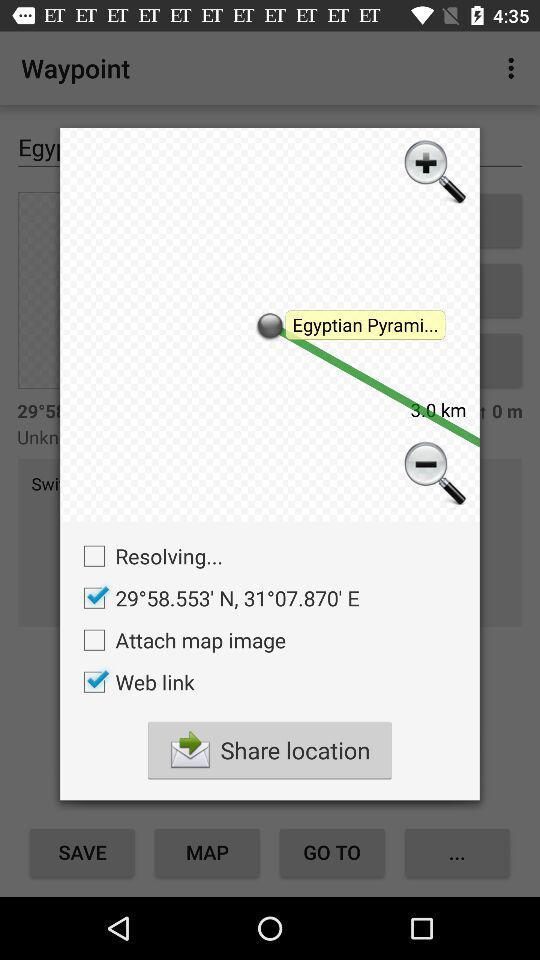  What do you see at coordinates (134, 682) in the screenshot?
I see `icon below attach map image` at bounding box center [134, 682].